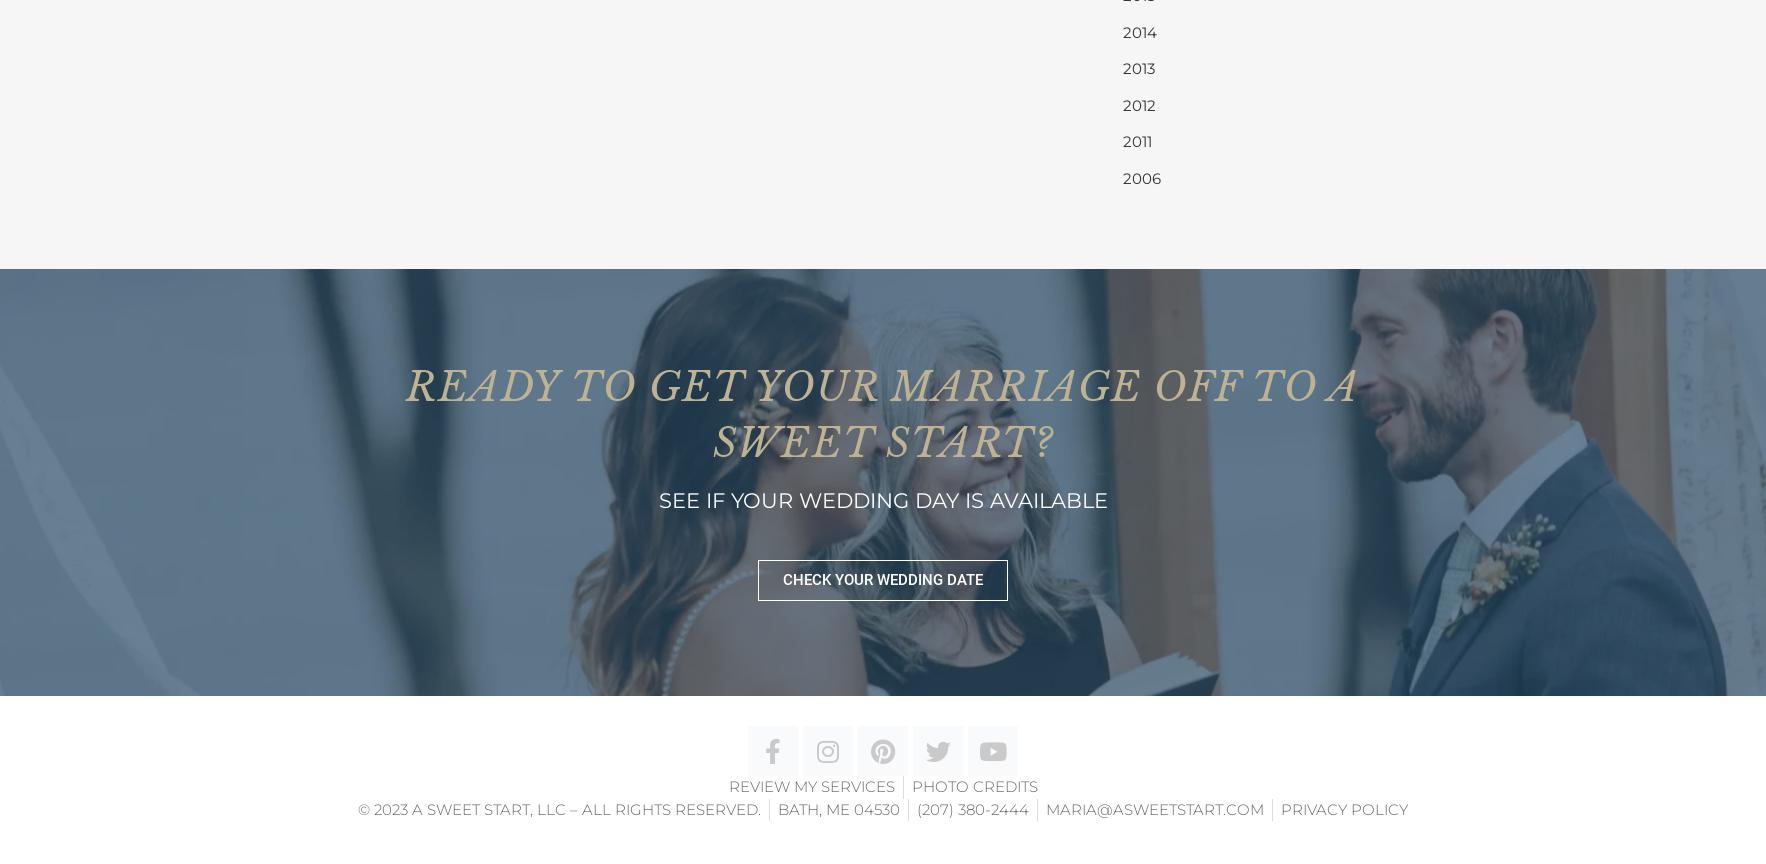 The width and height of the screenshot is (1766, 864). I want to click on 'Ready to get your marriage off to a sweet start?', so click(405, 413).